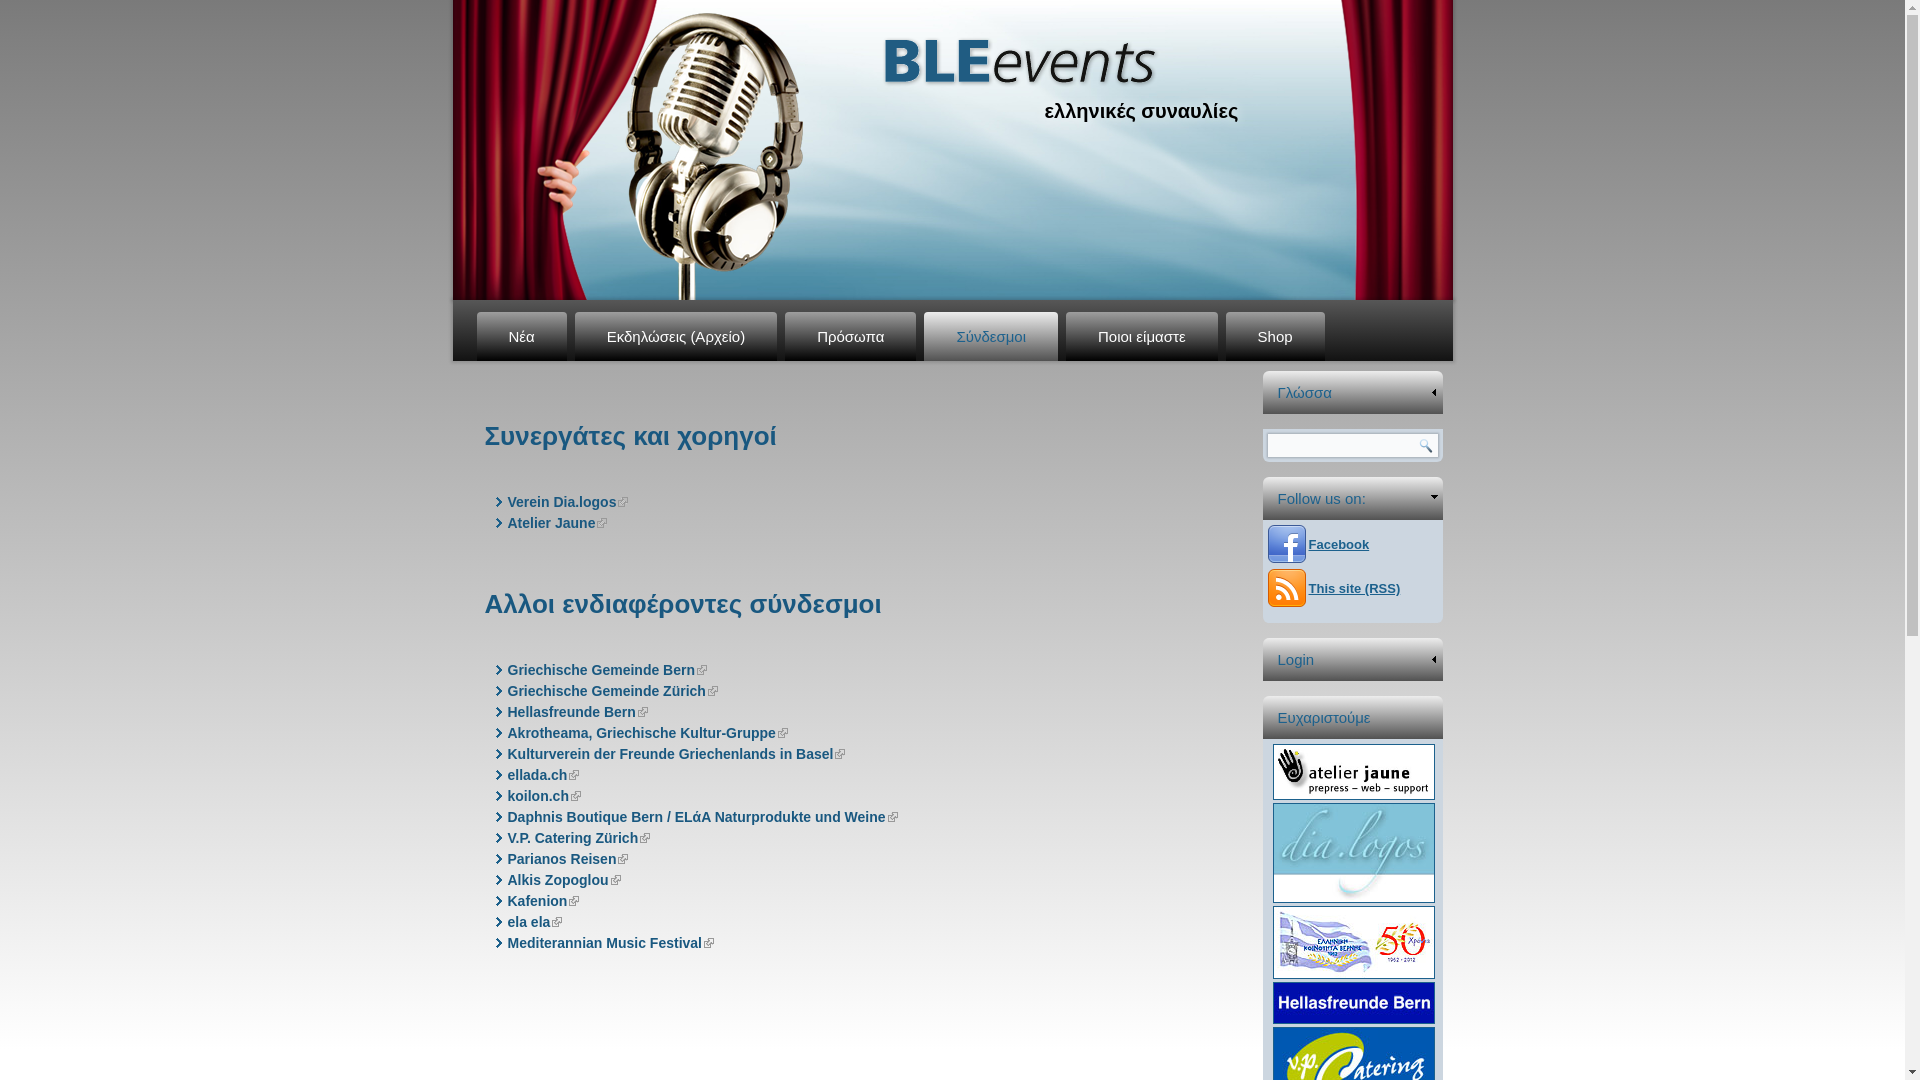 The width and height of the screenshot is (1920, 1080). What do you see at coordinates (567, 858) in the screenshot?
I see `'Parianos Reisen` at bounding box center [567, 858].